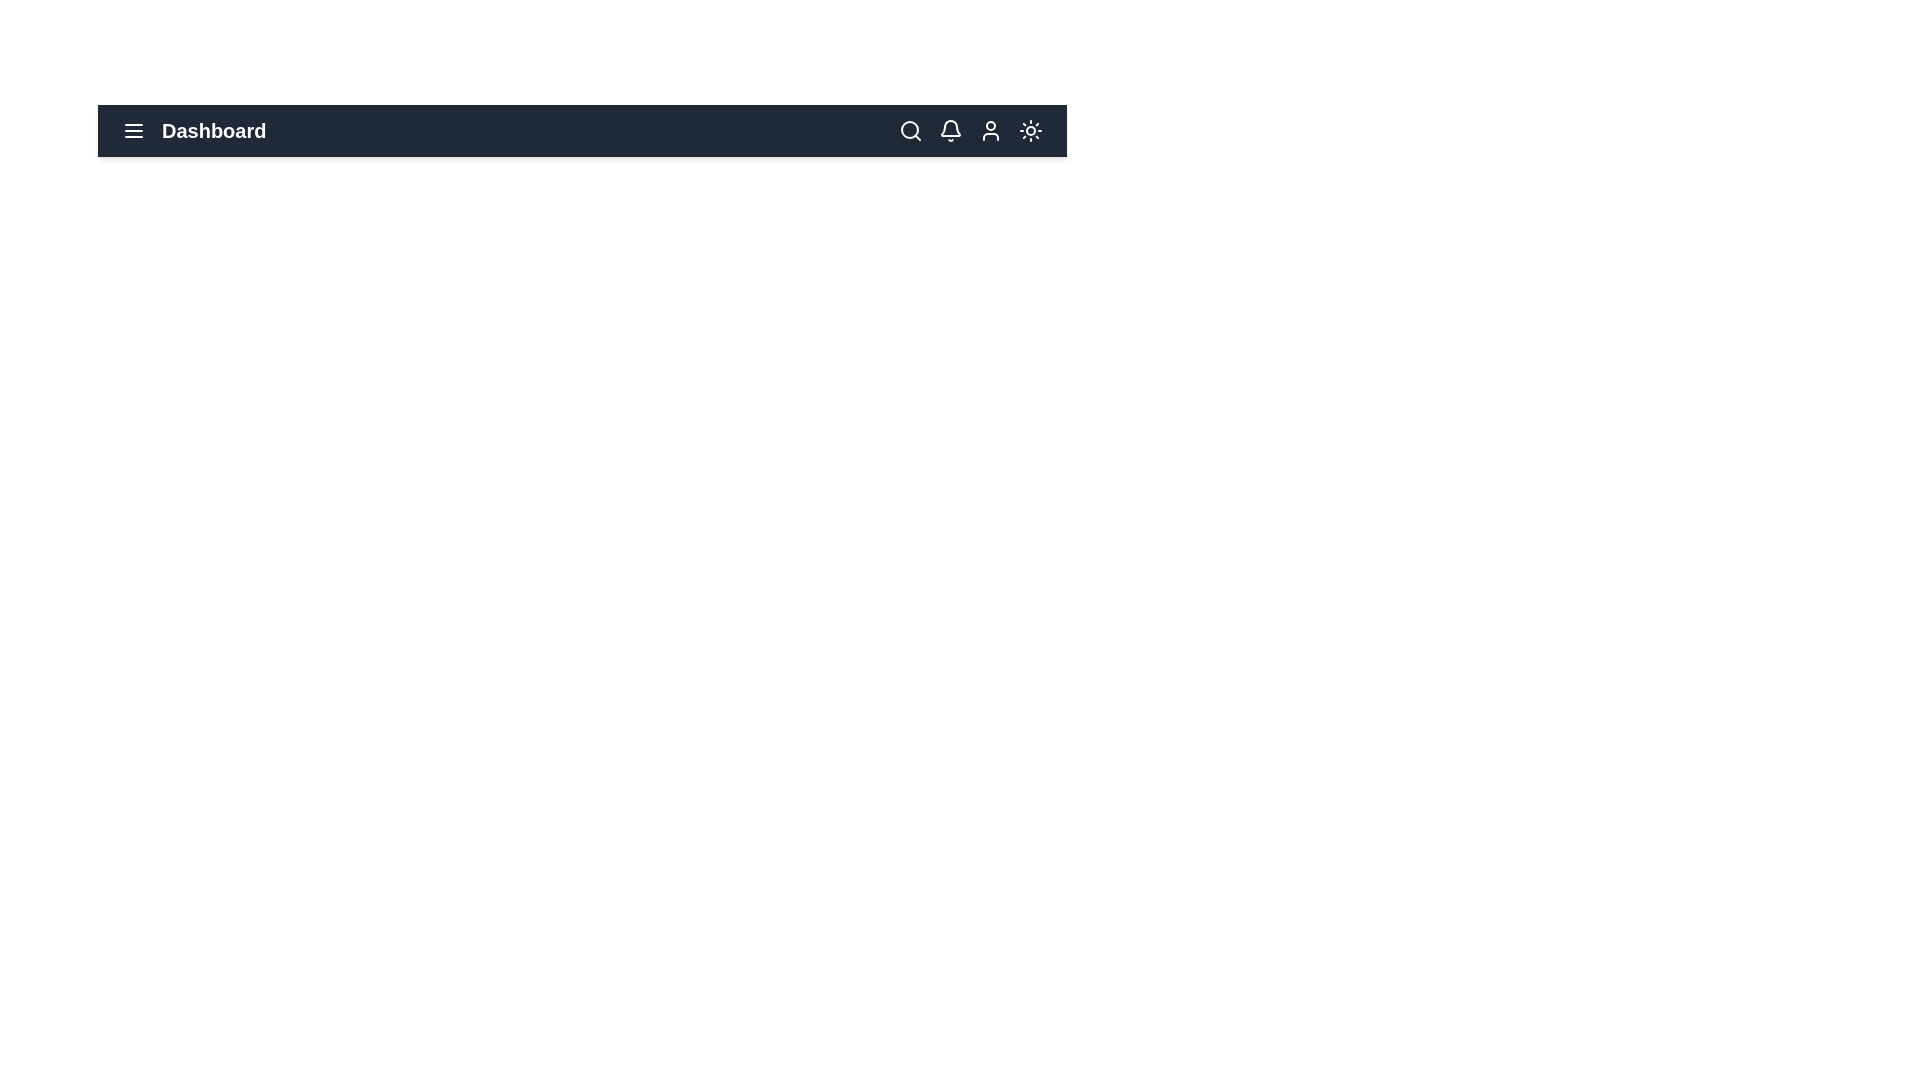  I want to click on the bell icon to view notifications, so click(949, 131).